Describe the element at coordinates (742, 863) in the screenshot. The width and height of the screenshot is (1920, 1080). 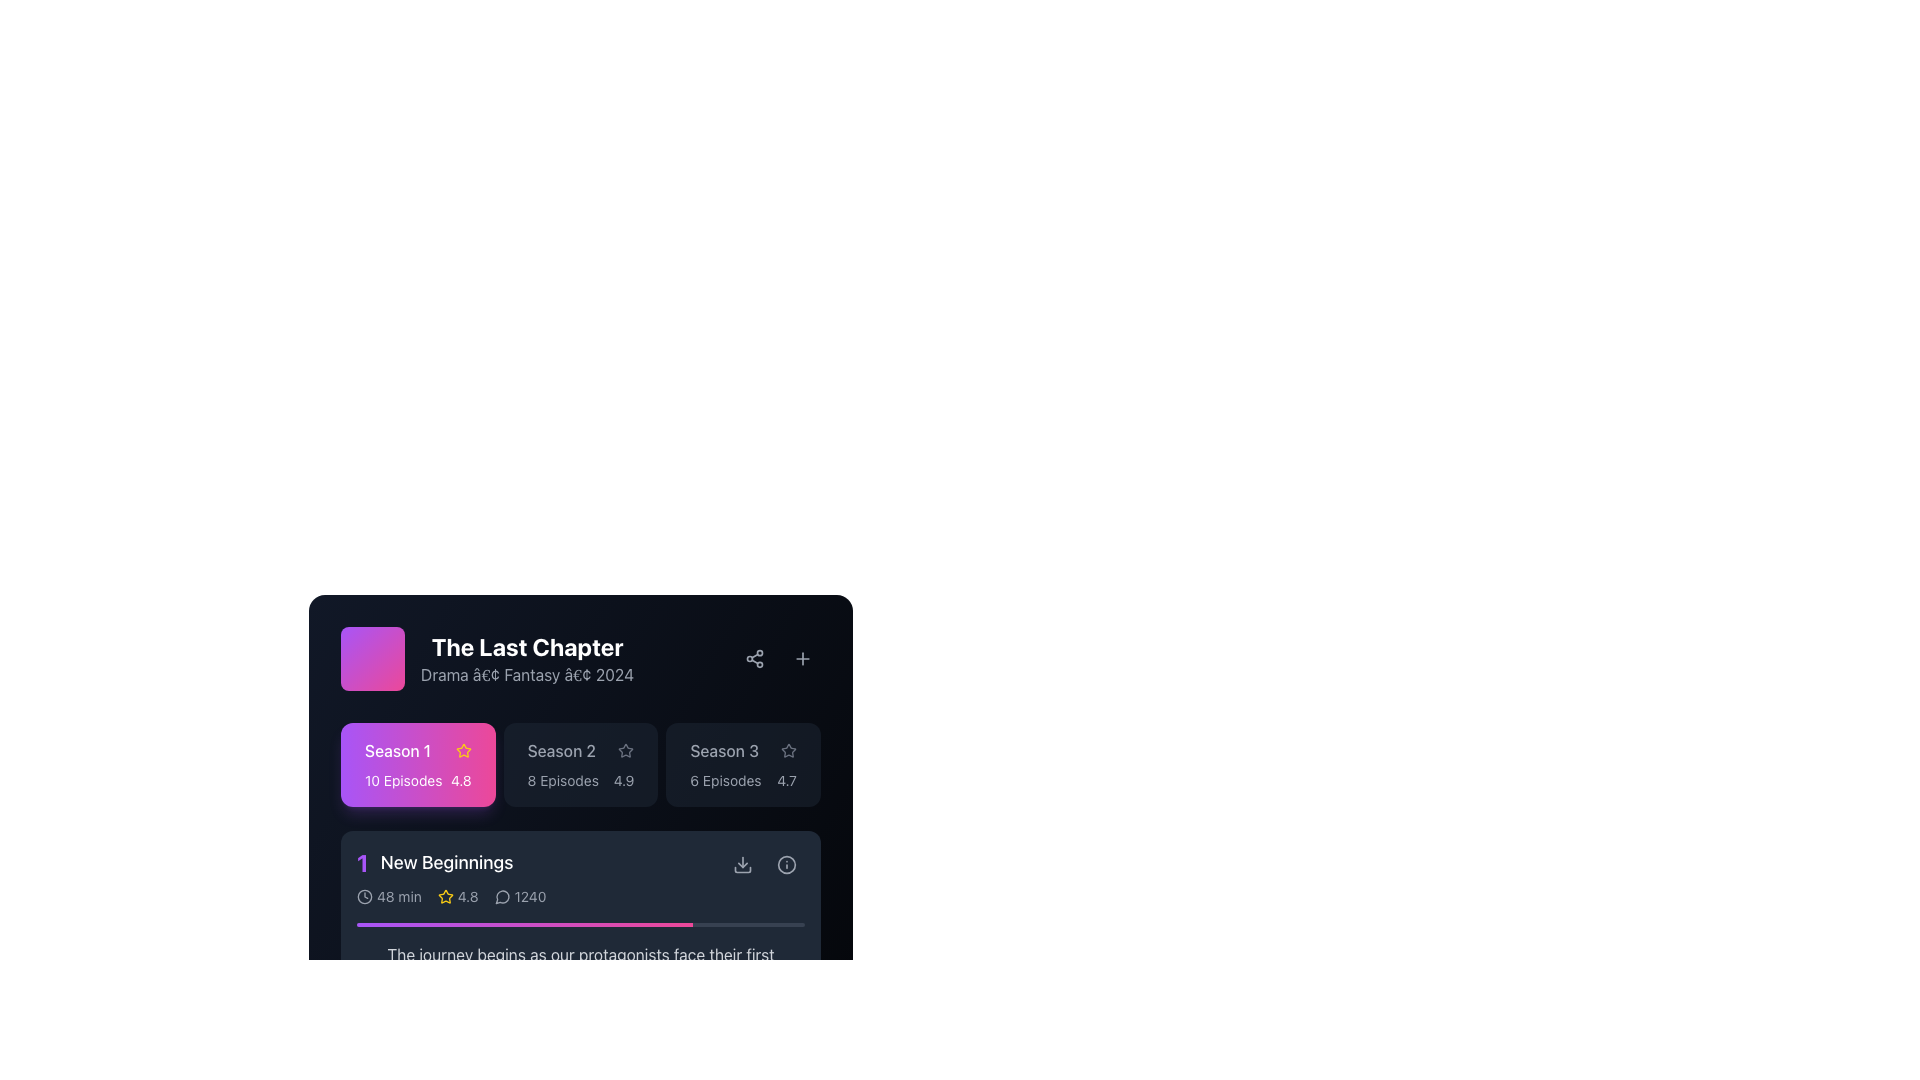
I see `the downward-pointing arrow icon button representing the download action for the episode 'New Beginnings'` at that location.